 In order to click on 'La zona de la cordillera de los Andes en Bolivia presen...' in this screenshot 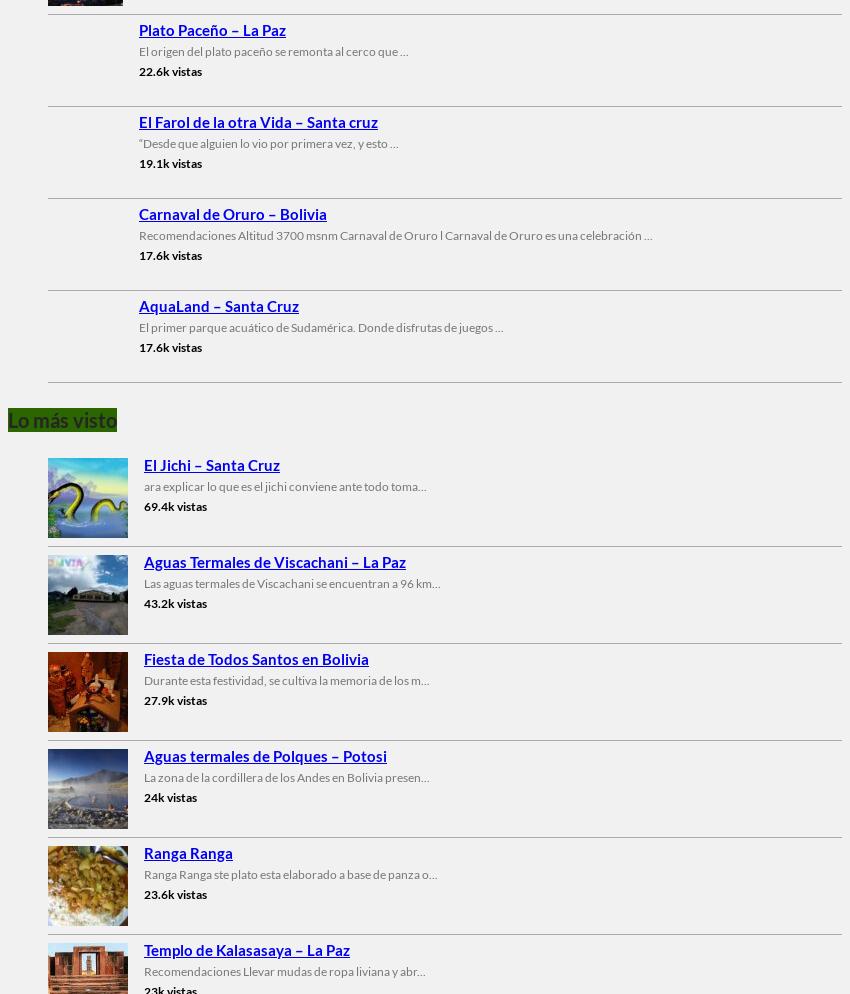, I will do `click(143, 775)`.